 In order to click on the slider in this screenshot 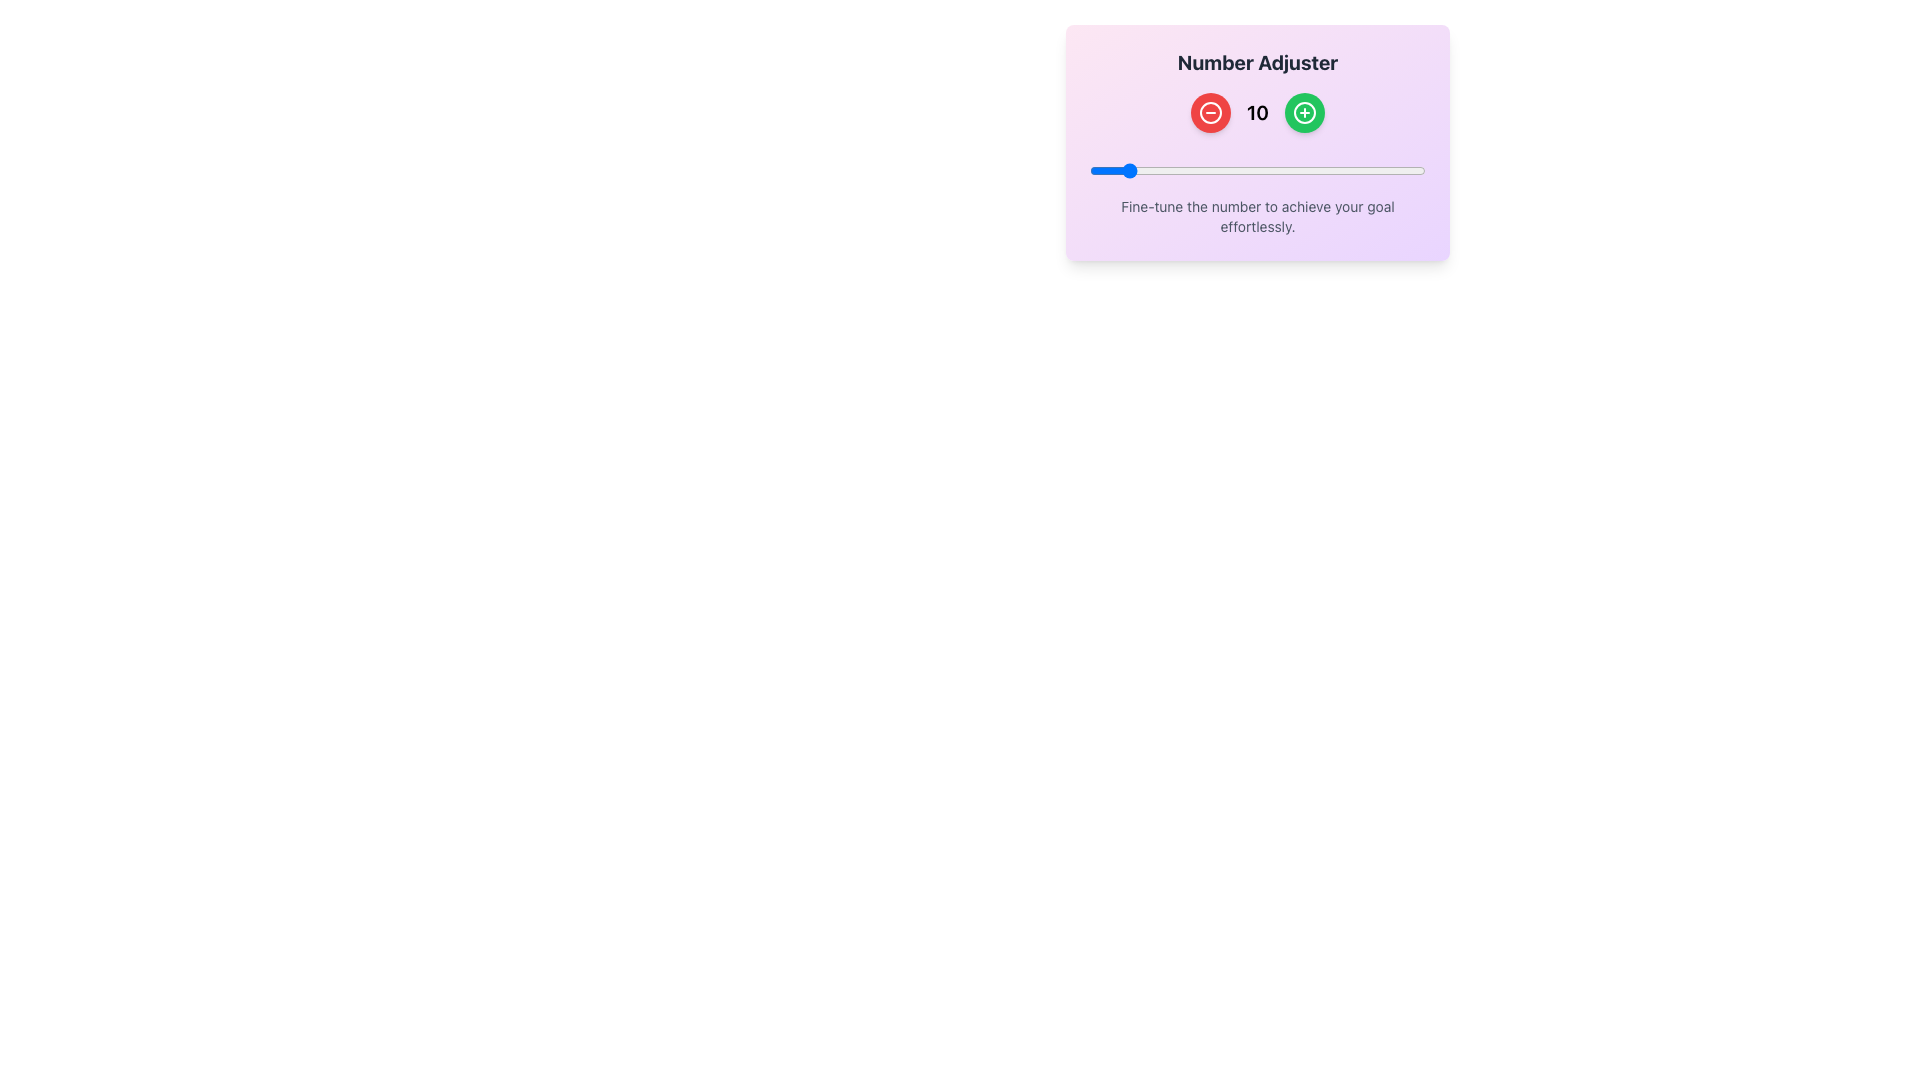, I will do `click(1411, 169)`.